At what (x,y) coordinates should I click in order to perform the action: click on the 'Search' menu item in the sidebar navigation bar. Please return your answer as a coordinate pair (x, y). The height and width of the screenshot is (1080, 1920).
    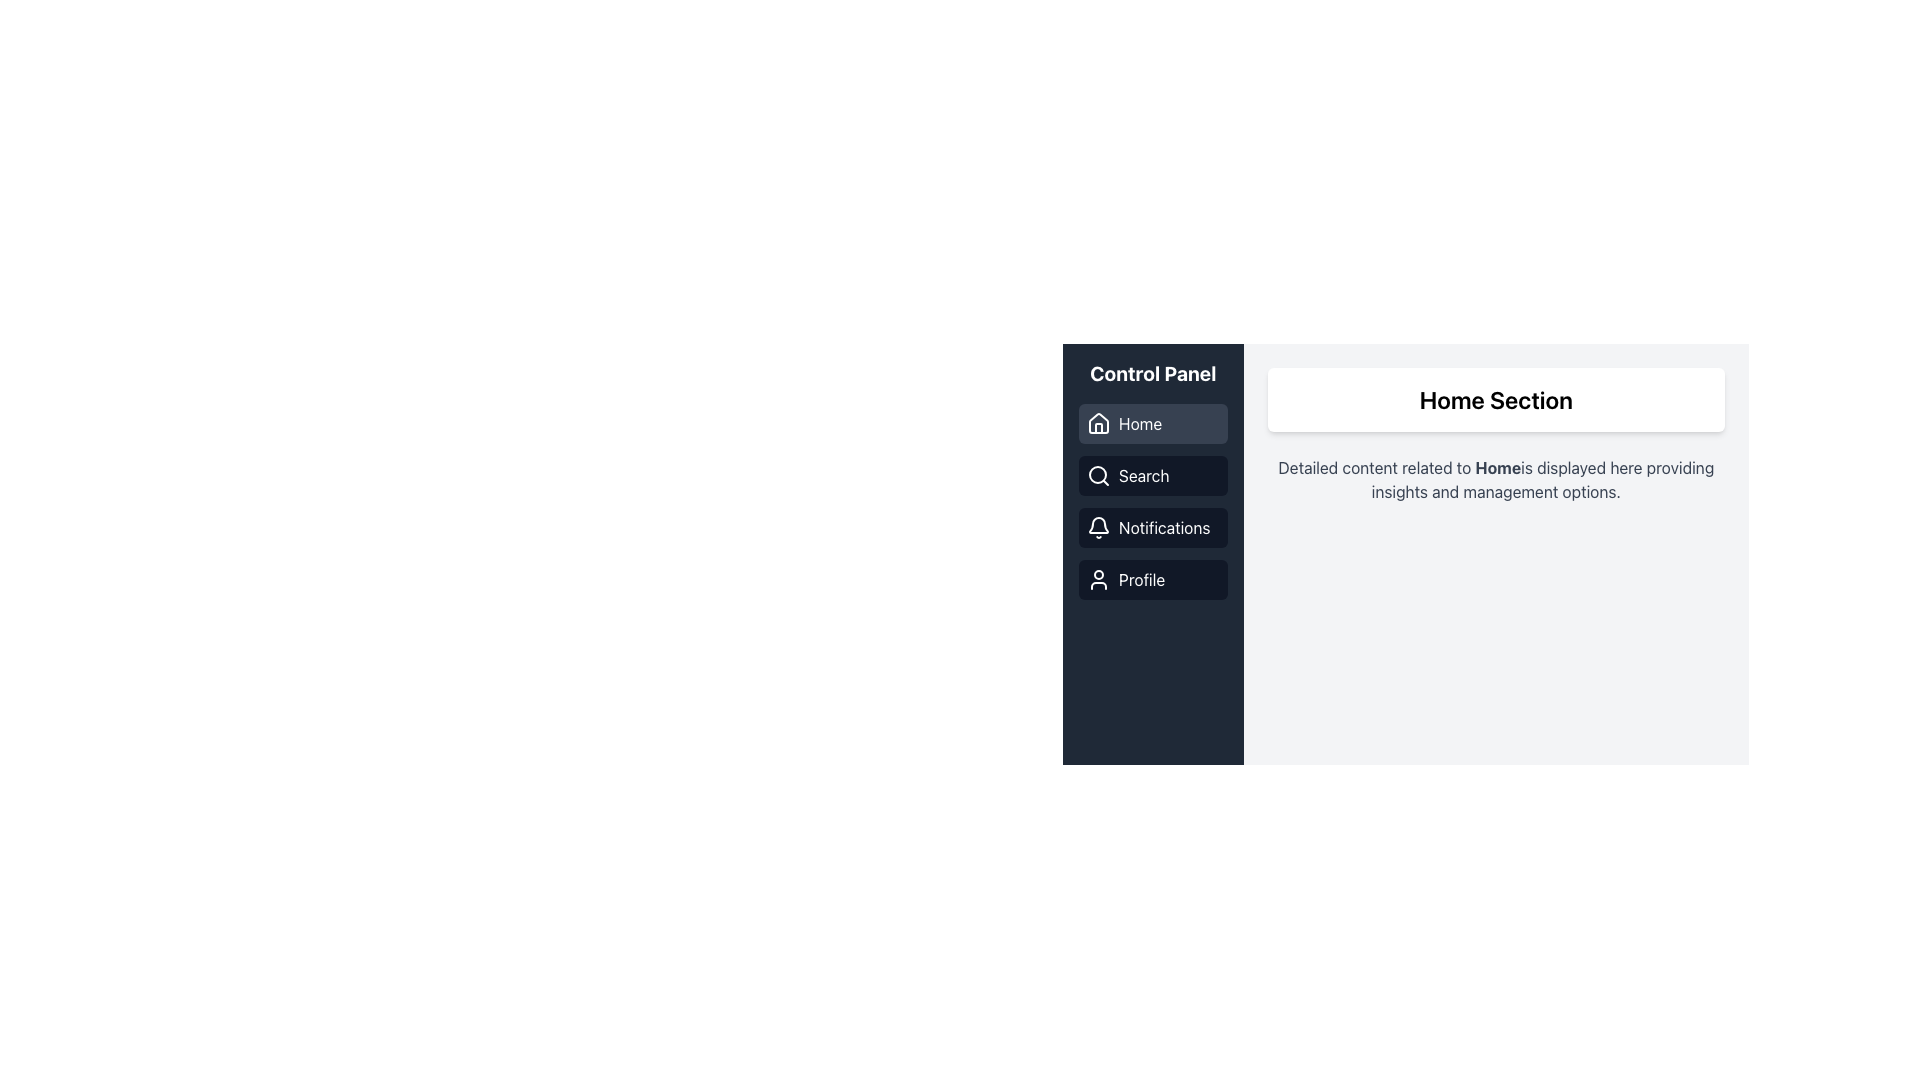
    Looking at the image, I should click on (1153, 500).